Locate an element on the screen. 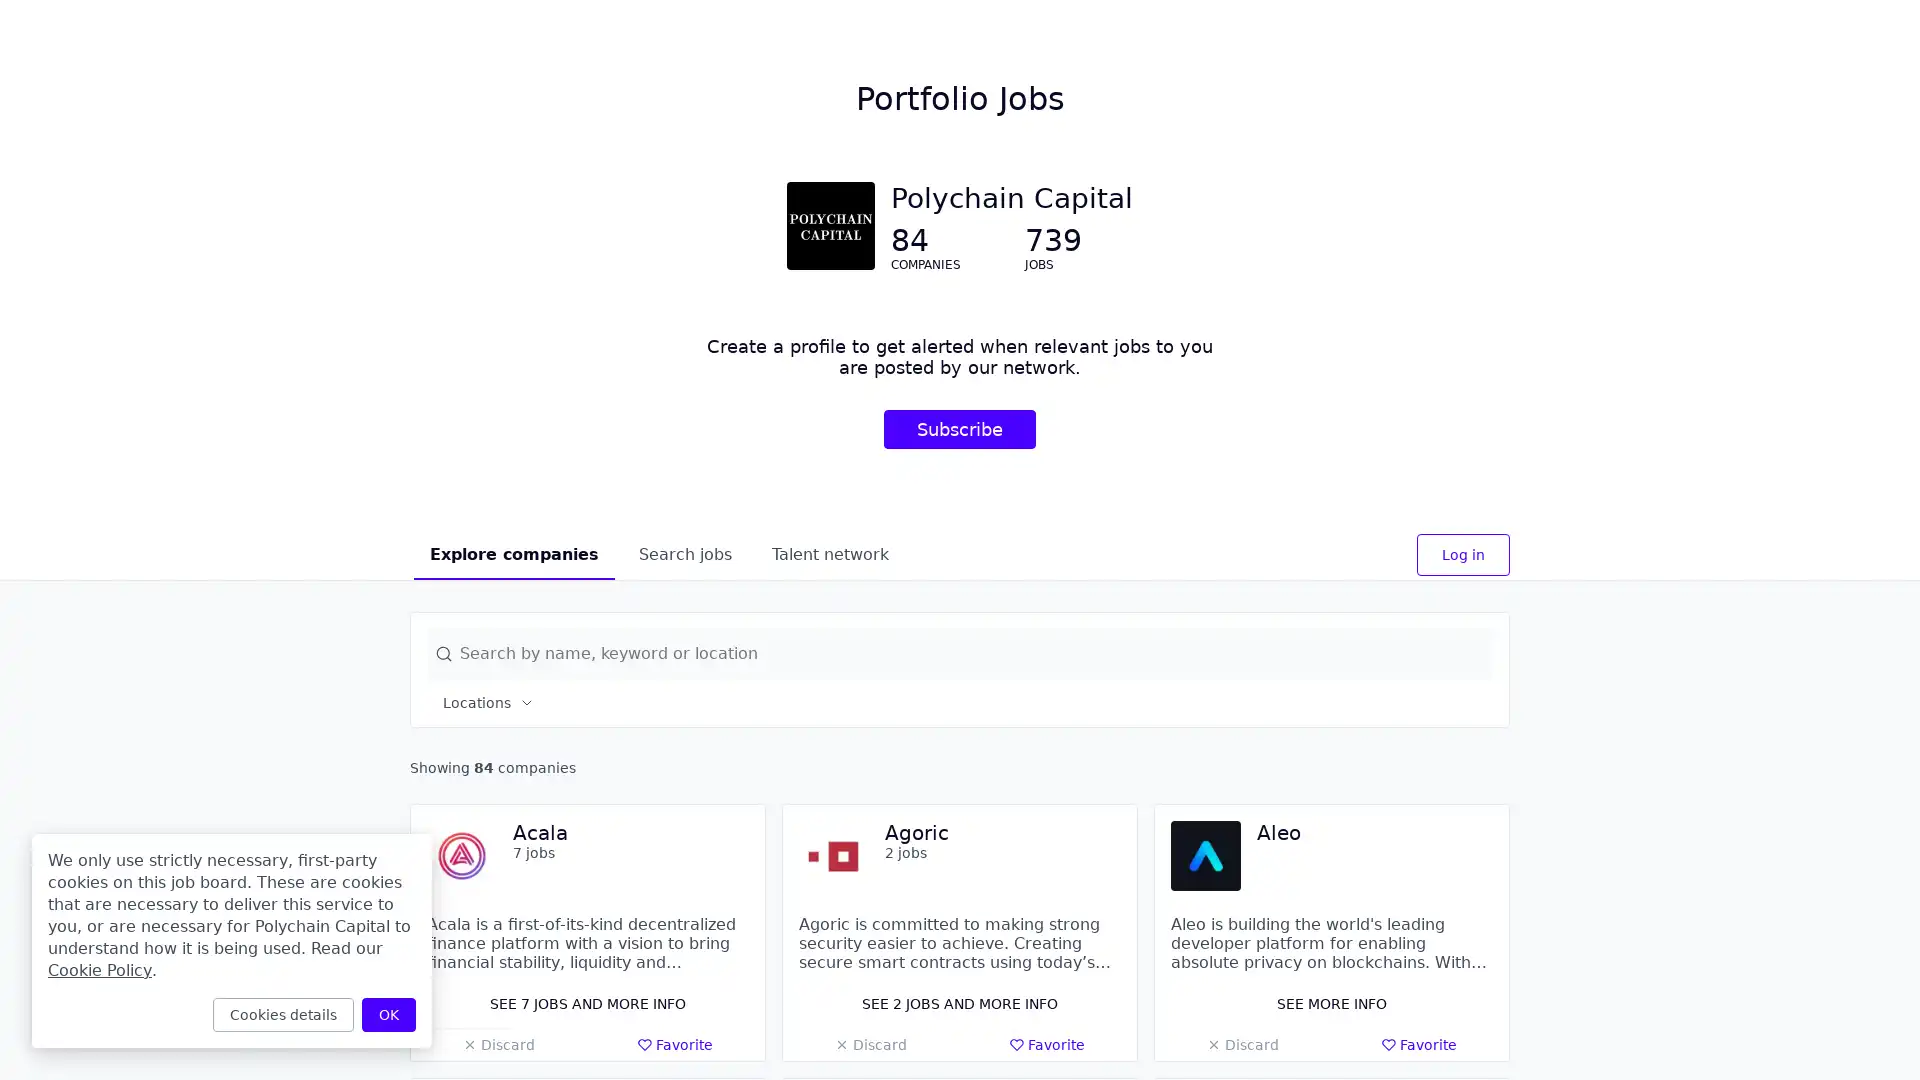 The width and height of the screenshot is (1920, 1080). Locations is located at coordinates (489, 701).